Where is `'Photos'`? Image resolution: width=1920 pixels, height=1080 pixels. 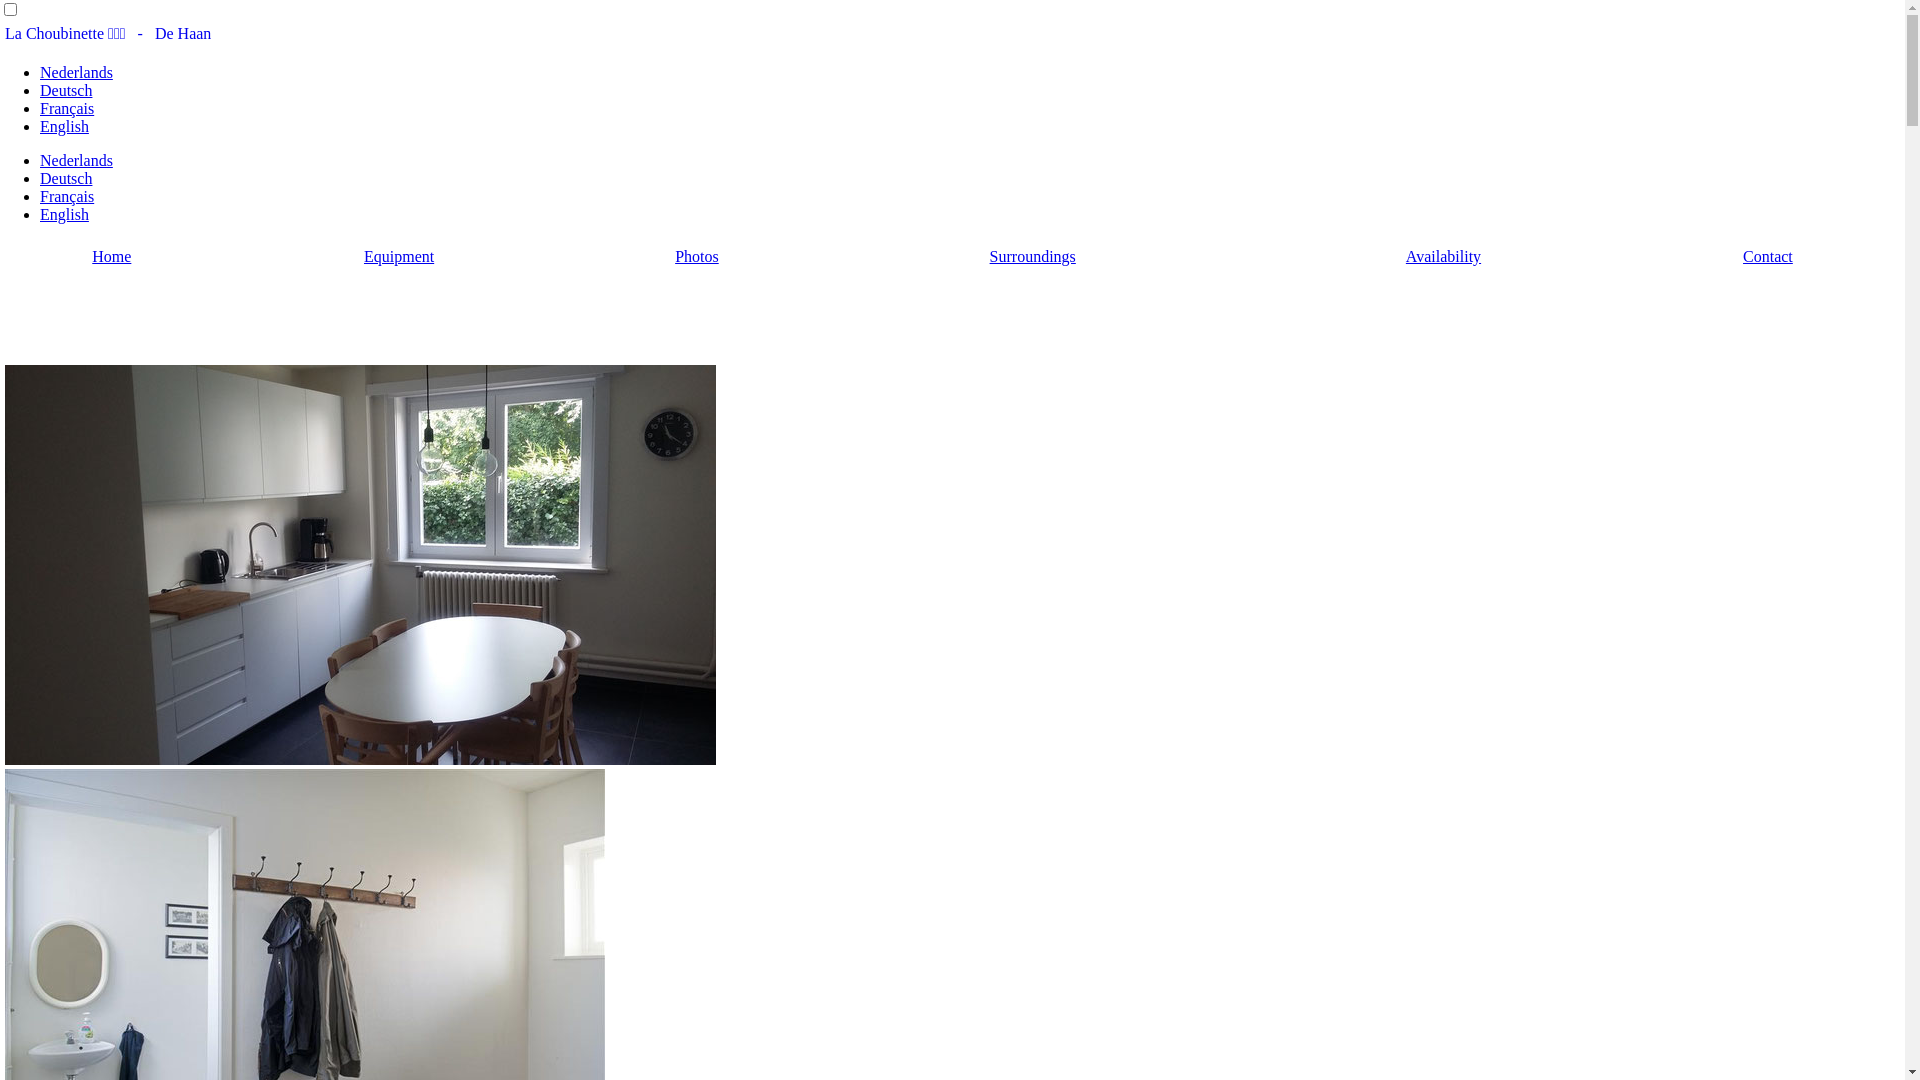
'Photos' is located at coordinates (696, 255).